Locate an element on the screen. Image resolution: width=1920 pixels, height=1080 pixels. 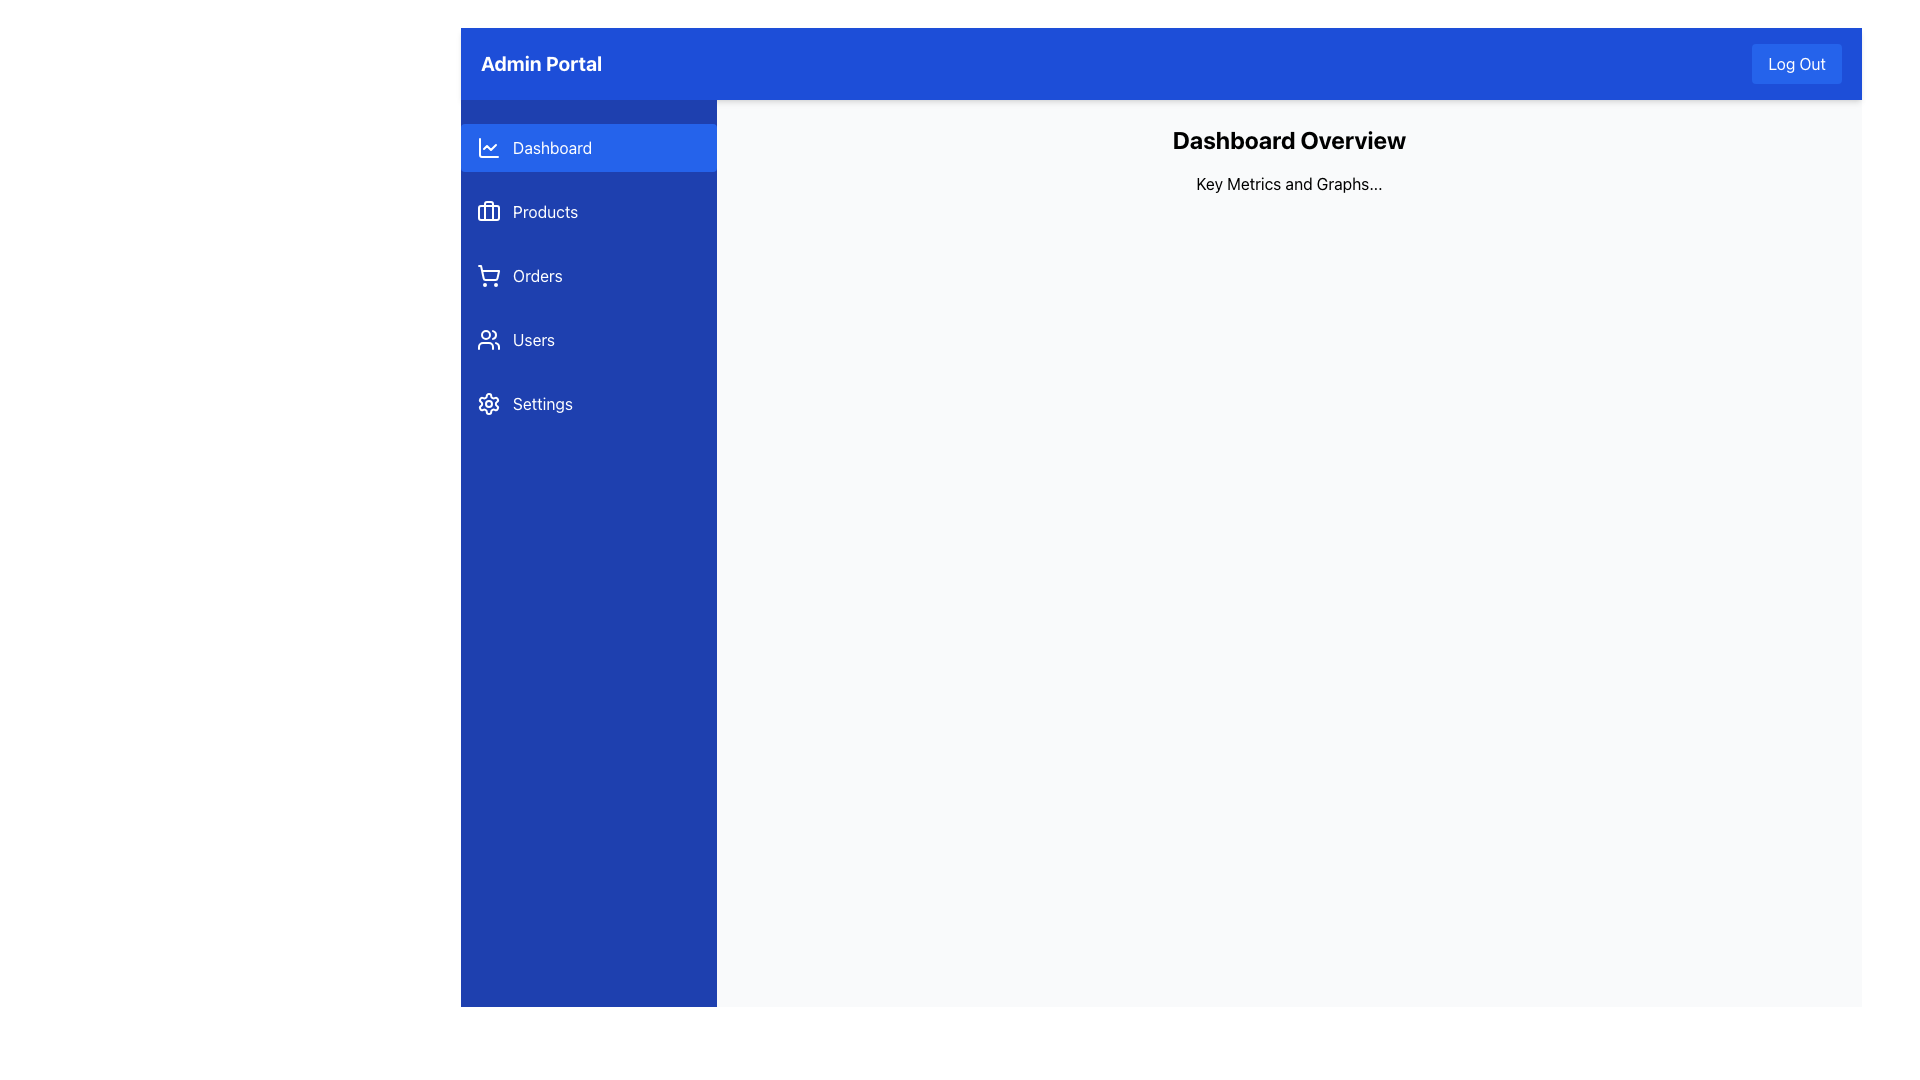
the 'Orders' text label in the vertical navigation menu, which is located adjacent to the shopping cart icon and is the third item in the menu is located at coordinates (537, 276).